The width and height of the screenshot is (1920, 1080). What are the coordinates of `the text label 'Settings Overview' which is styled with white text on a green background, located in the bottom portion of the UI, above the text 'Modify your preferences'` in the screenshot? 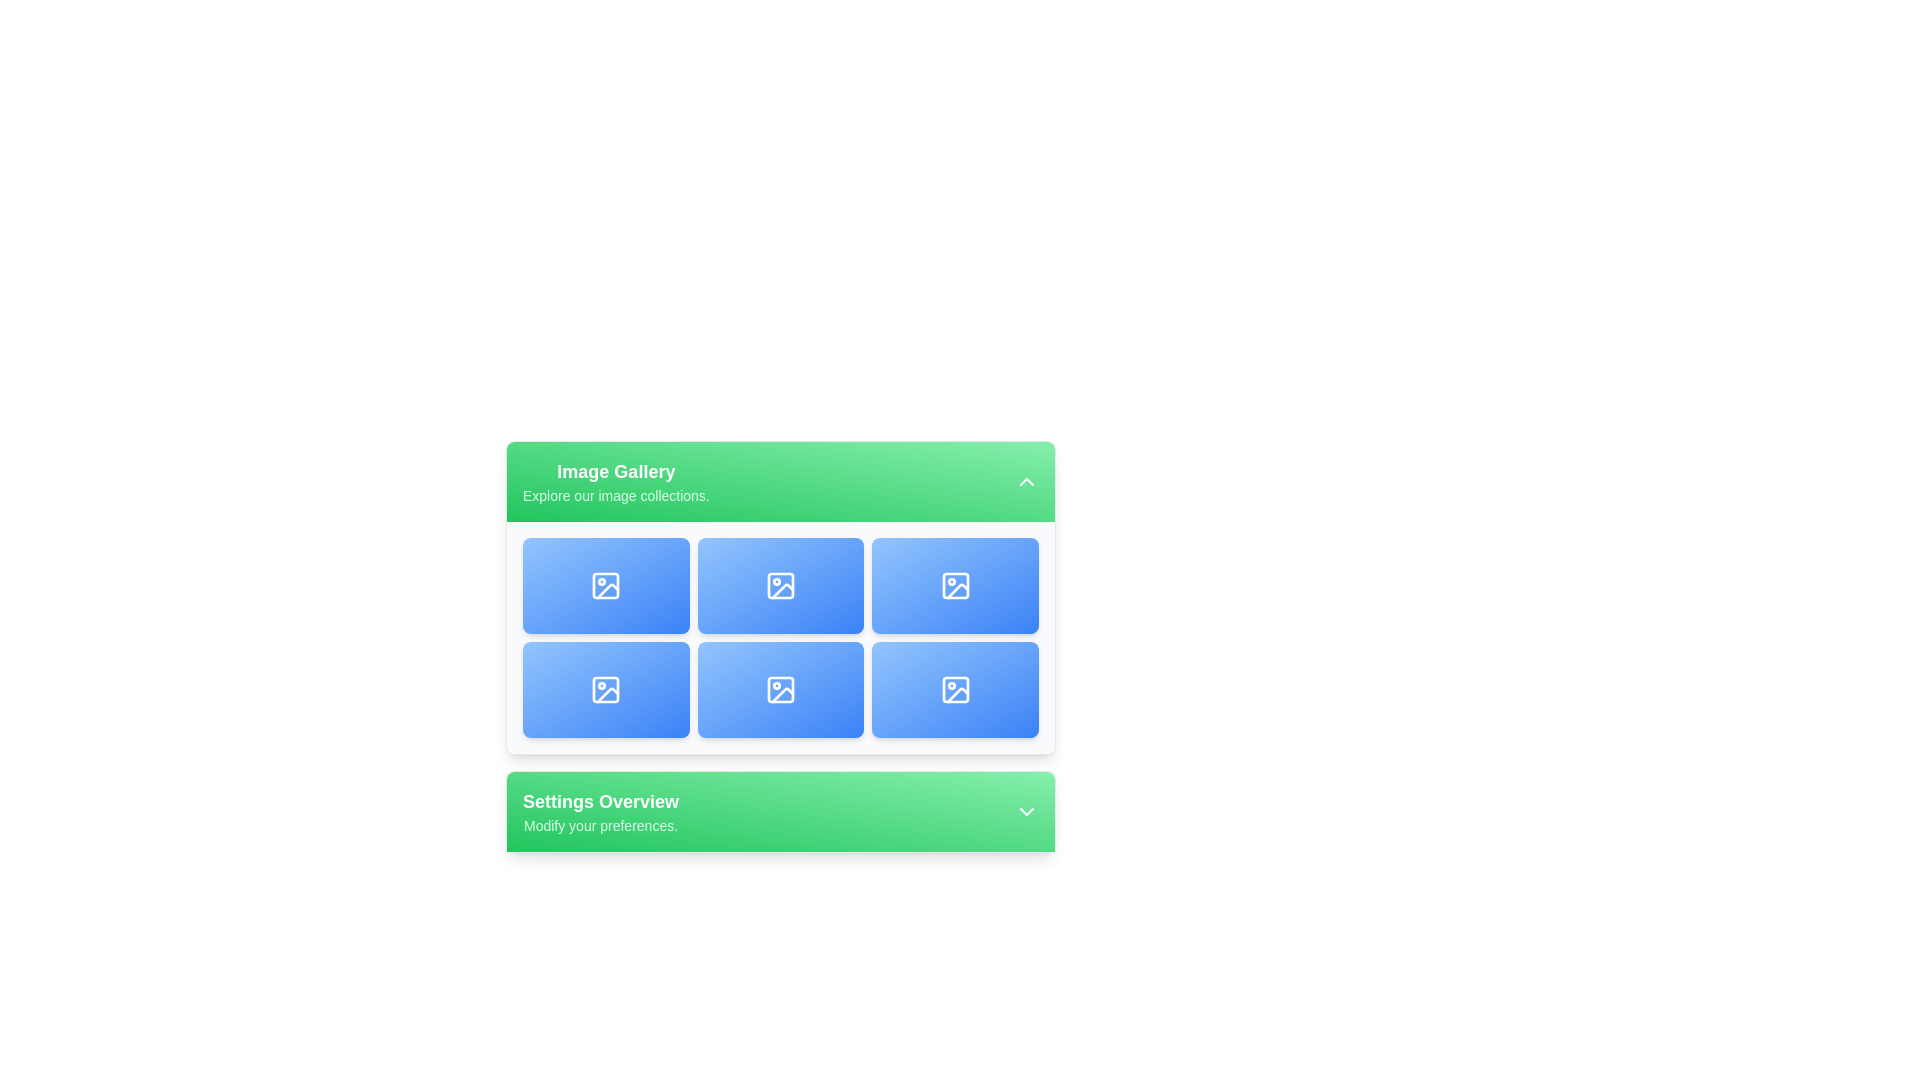 It's located at (599, 801).